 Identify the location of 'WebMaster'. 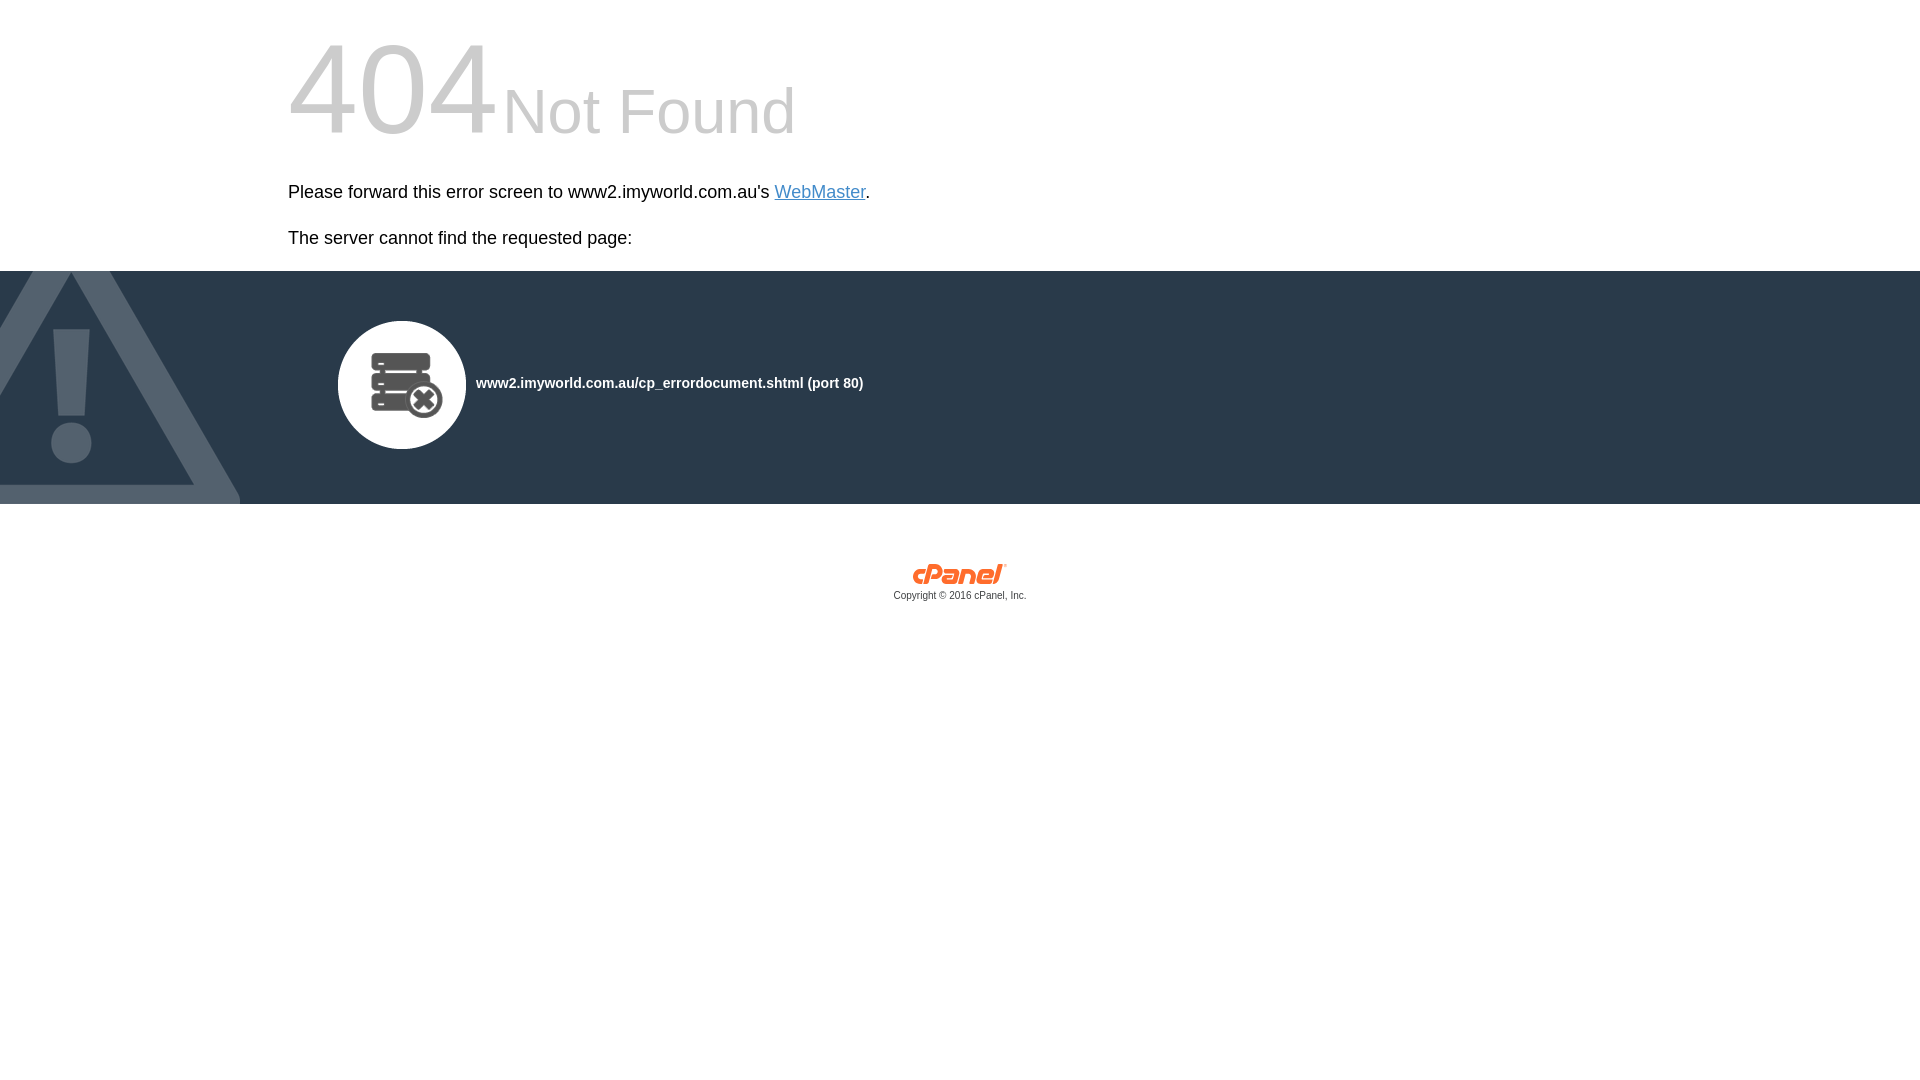
(820, 192).